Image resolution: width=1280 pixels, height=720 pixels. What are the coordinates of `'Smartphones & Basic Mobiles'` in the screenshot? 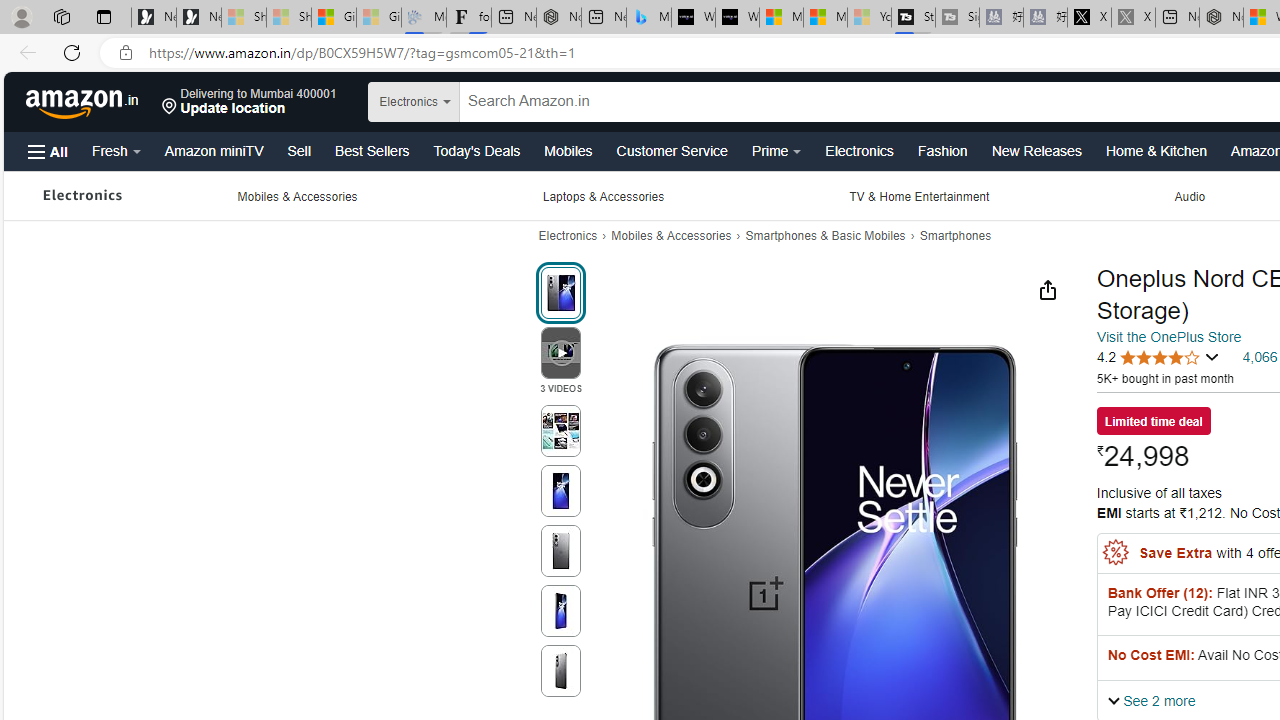 It's located at (825, 235).